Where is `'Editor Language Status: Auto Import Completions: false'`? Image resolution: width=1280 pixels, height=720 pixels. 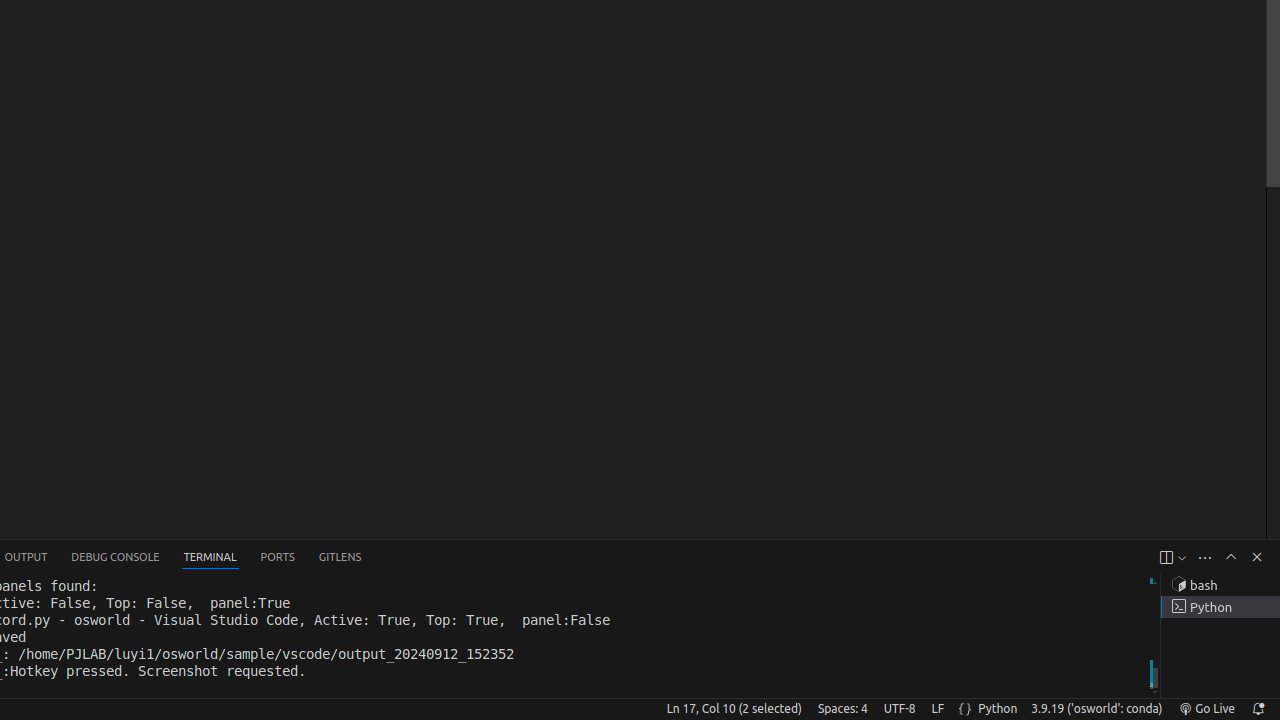
'Editor Language Status: Auto Import Completions: false' is located at coordinates (965, 707).